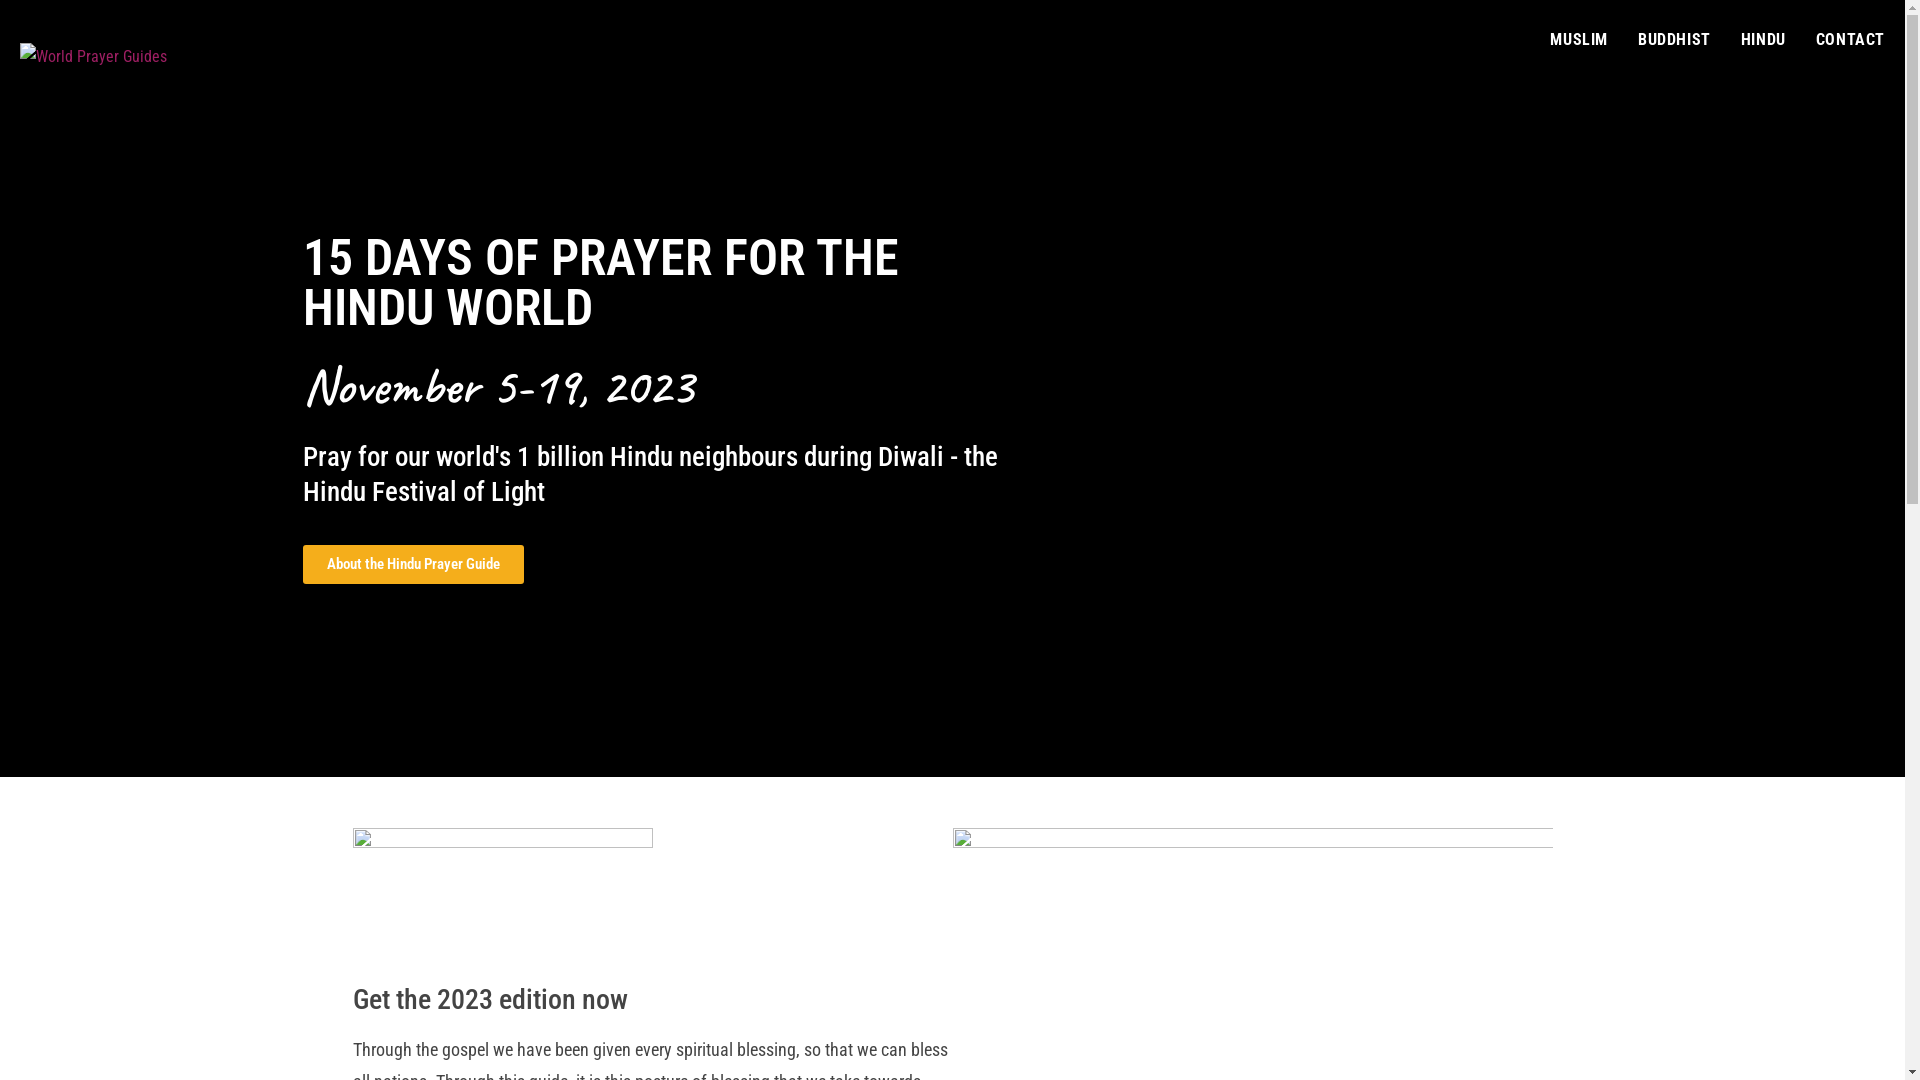 The width and height of the screenshot is (1920, 1080). What do you see at coordinates (1763, 39) in the screenshot?
I see `'HINDU'` at bounding box center [1763, 39].